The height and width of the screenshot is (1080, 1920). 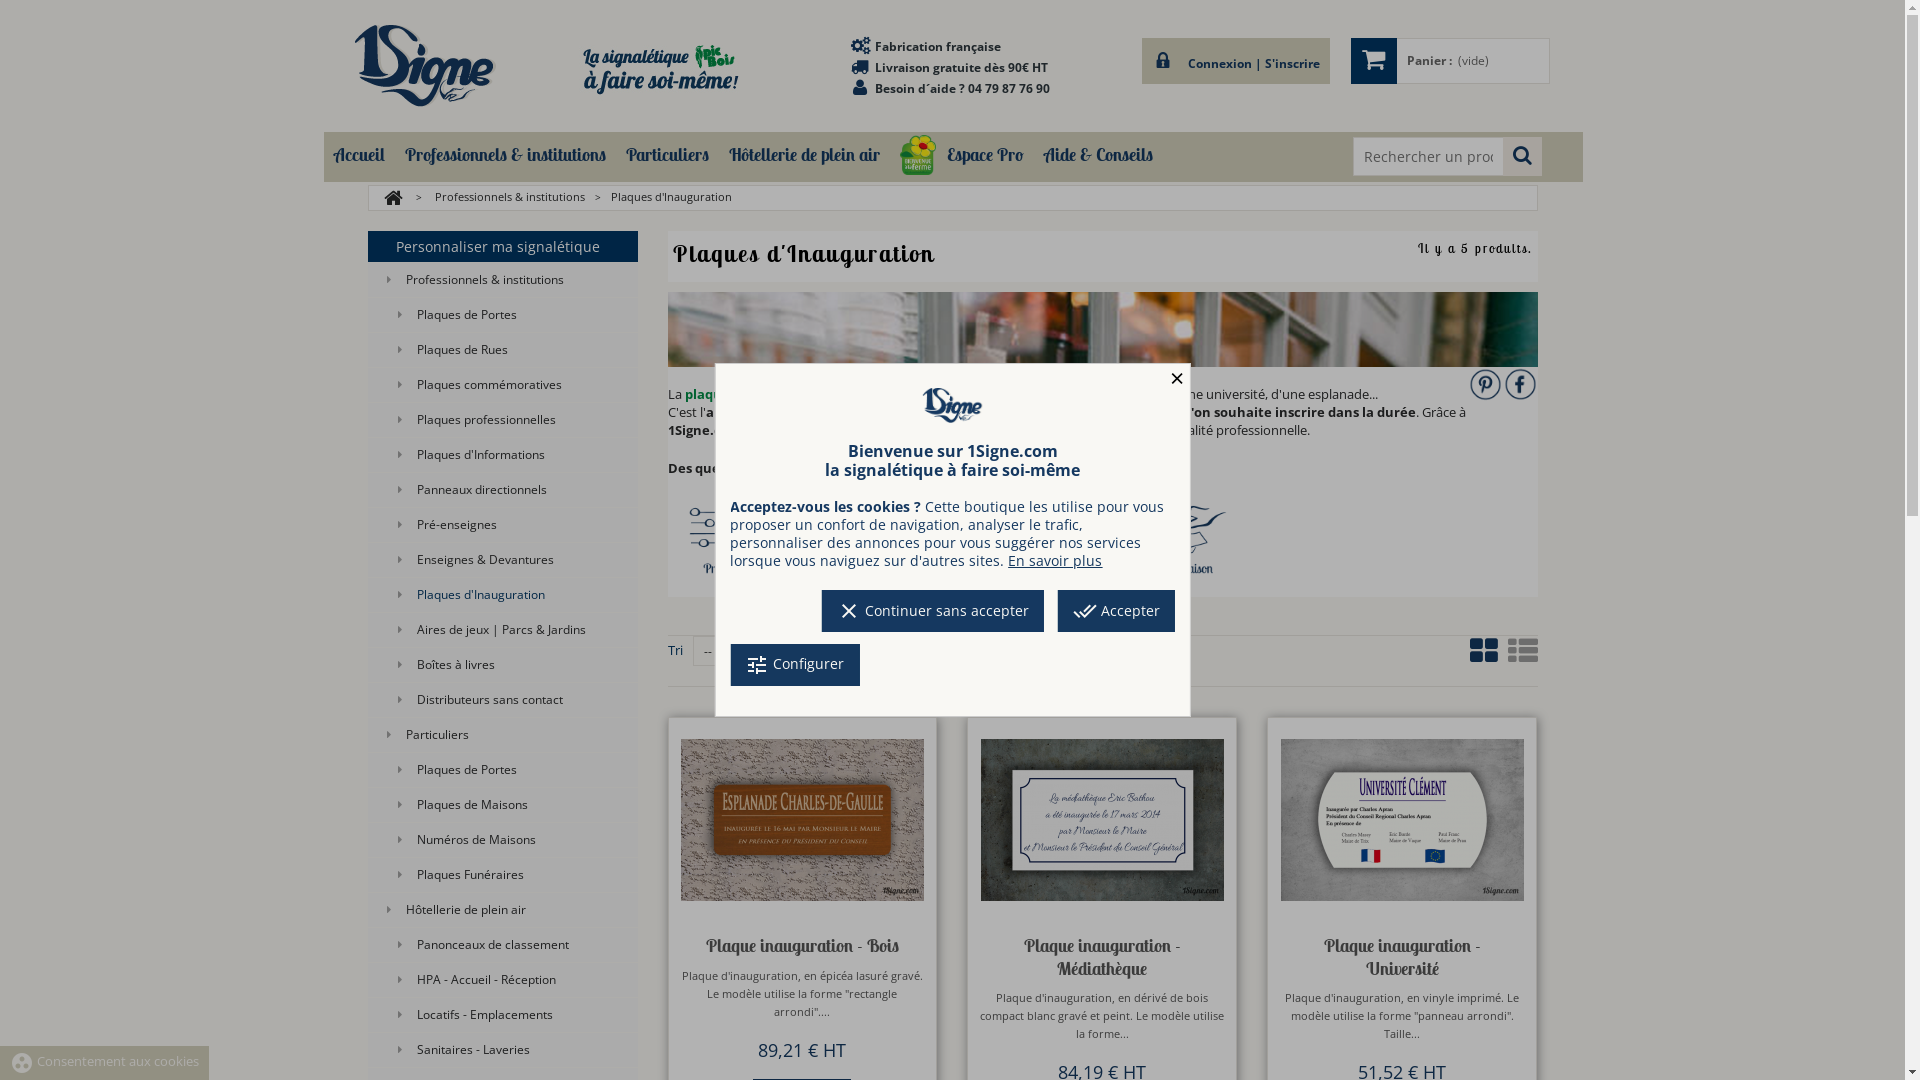 I want to click on 'tune Configurer', so click(x=793, y=664).